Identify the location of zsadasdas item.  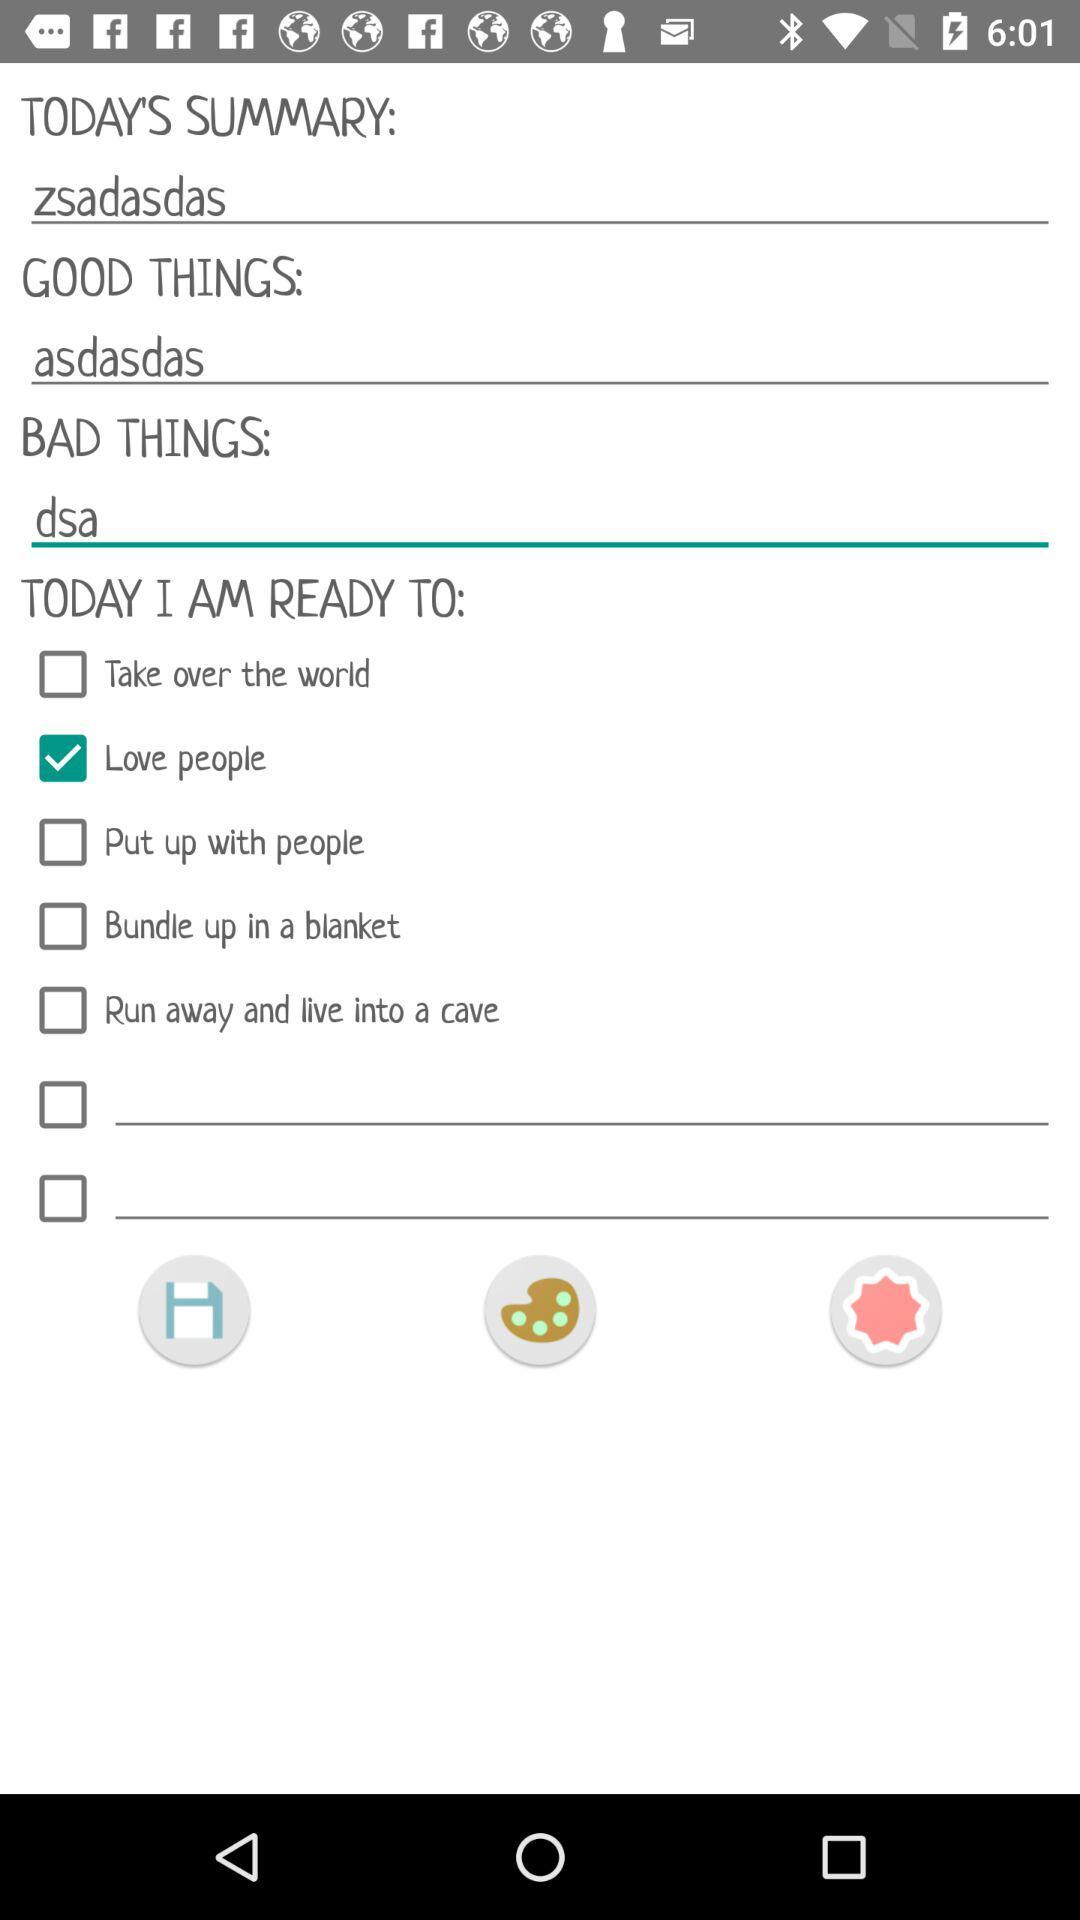
(540, 197).